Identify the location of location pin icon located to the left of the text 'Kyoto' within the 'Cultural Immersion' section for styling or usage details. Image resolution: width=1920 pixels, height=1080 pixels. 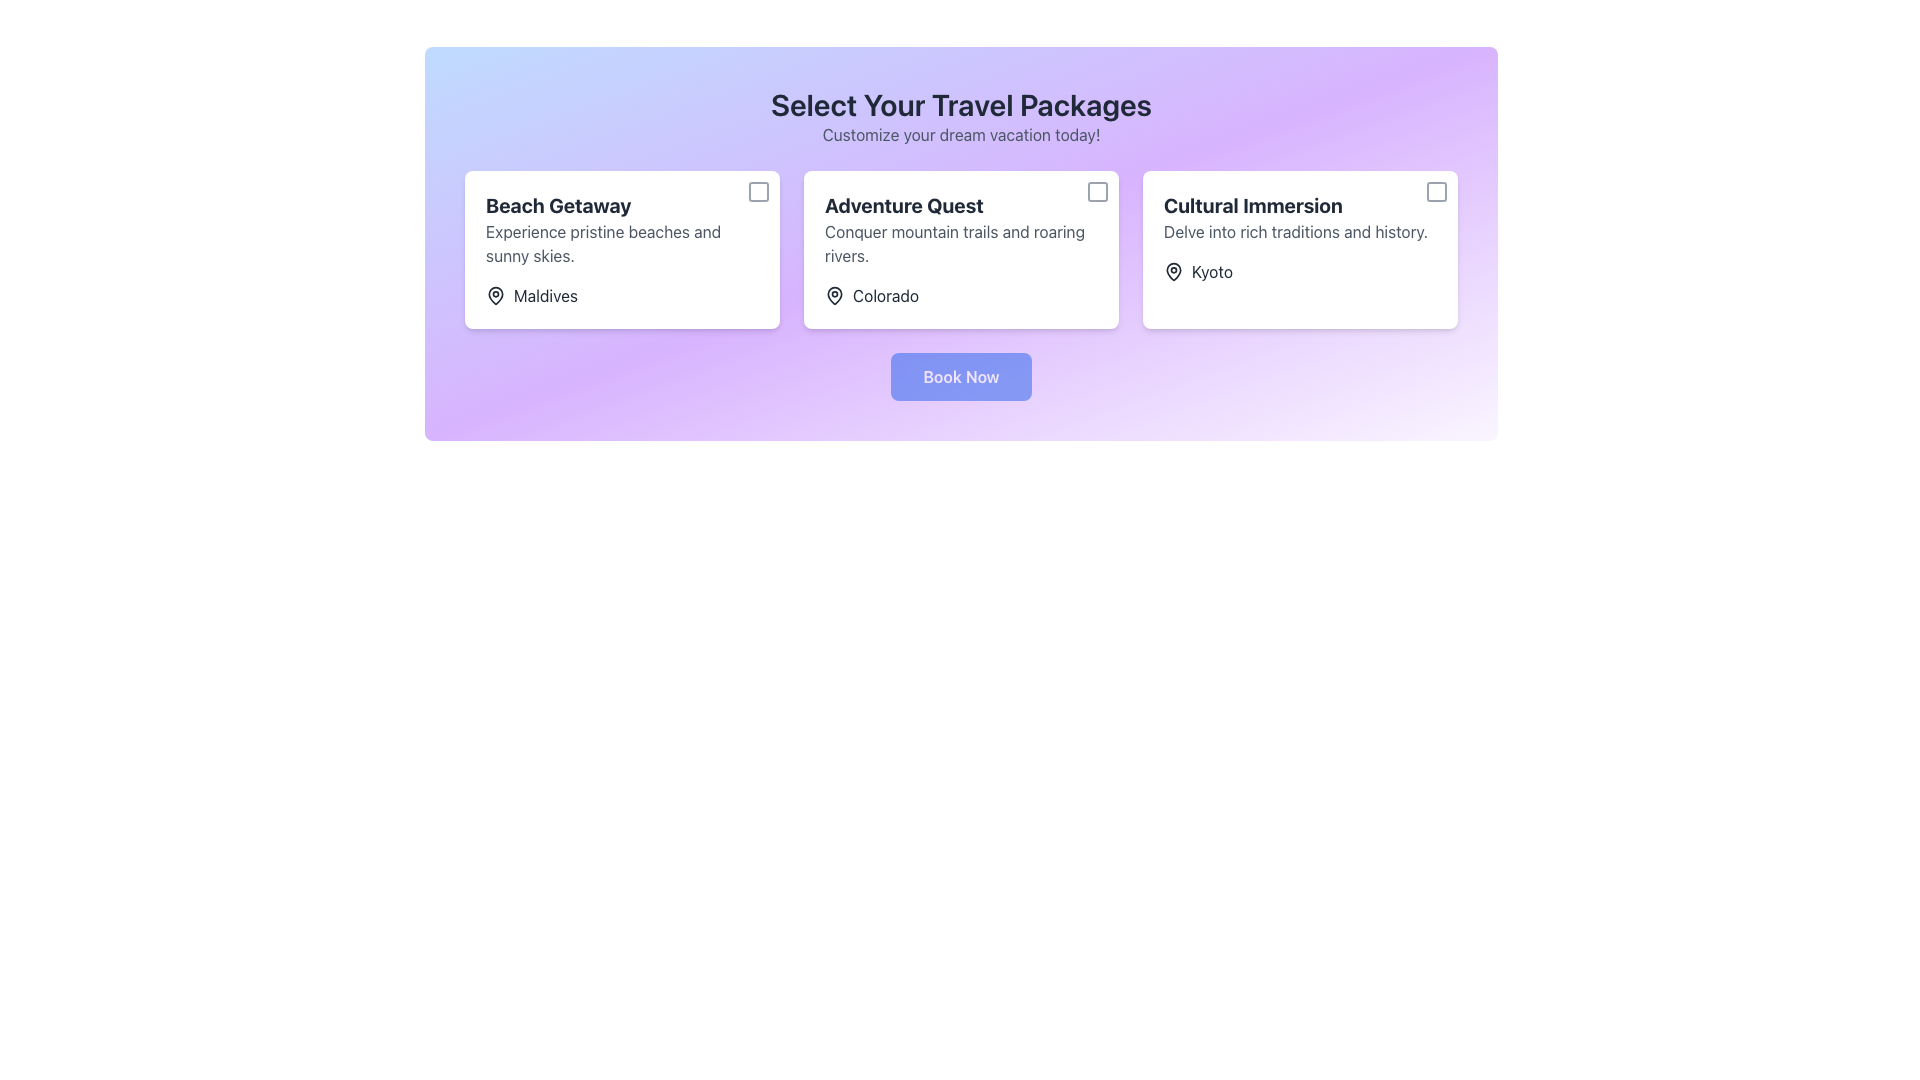
(1174, 272).